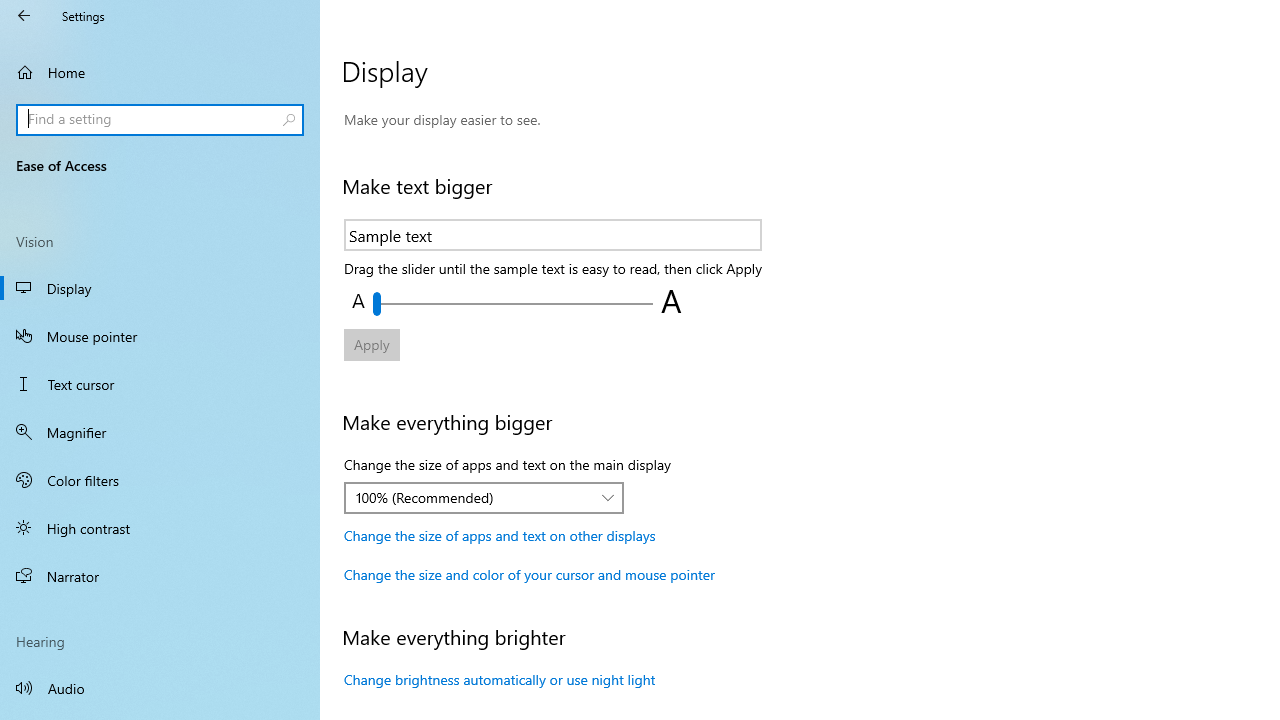  I want to click on 'Home', so click(160, 71).